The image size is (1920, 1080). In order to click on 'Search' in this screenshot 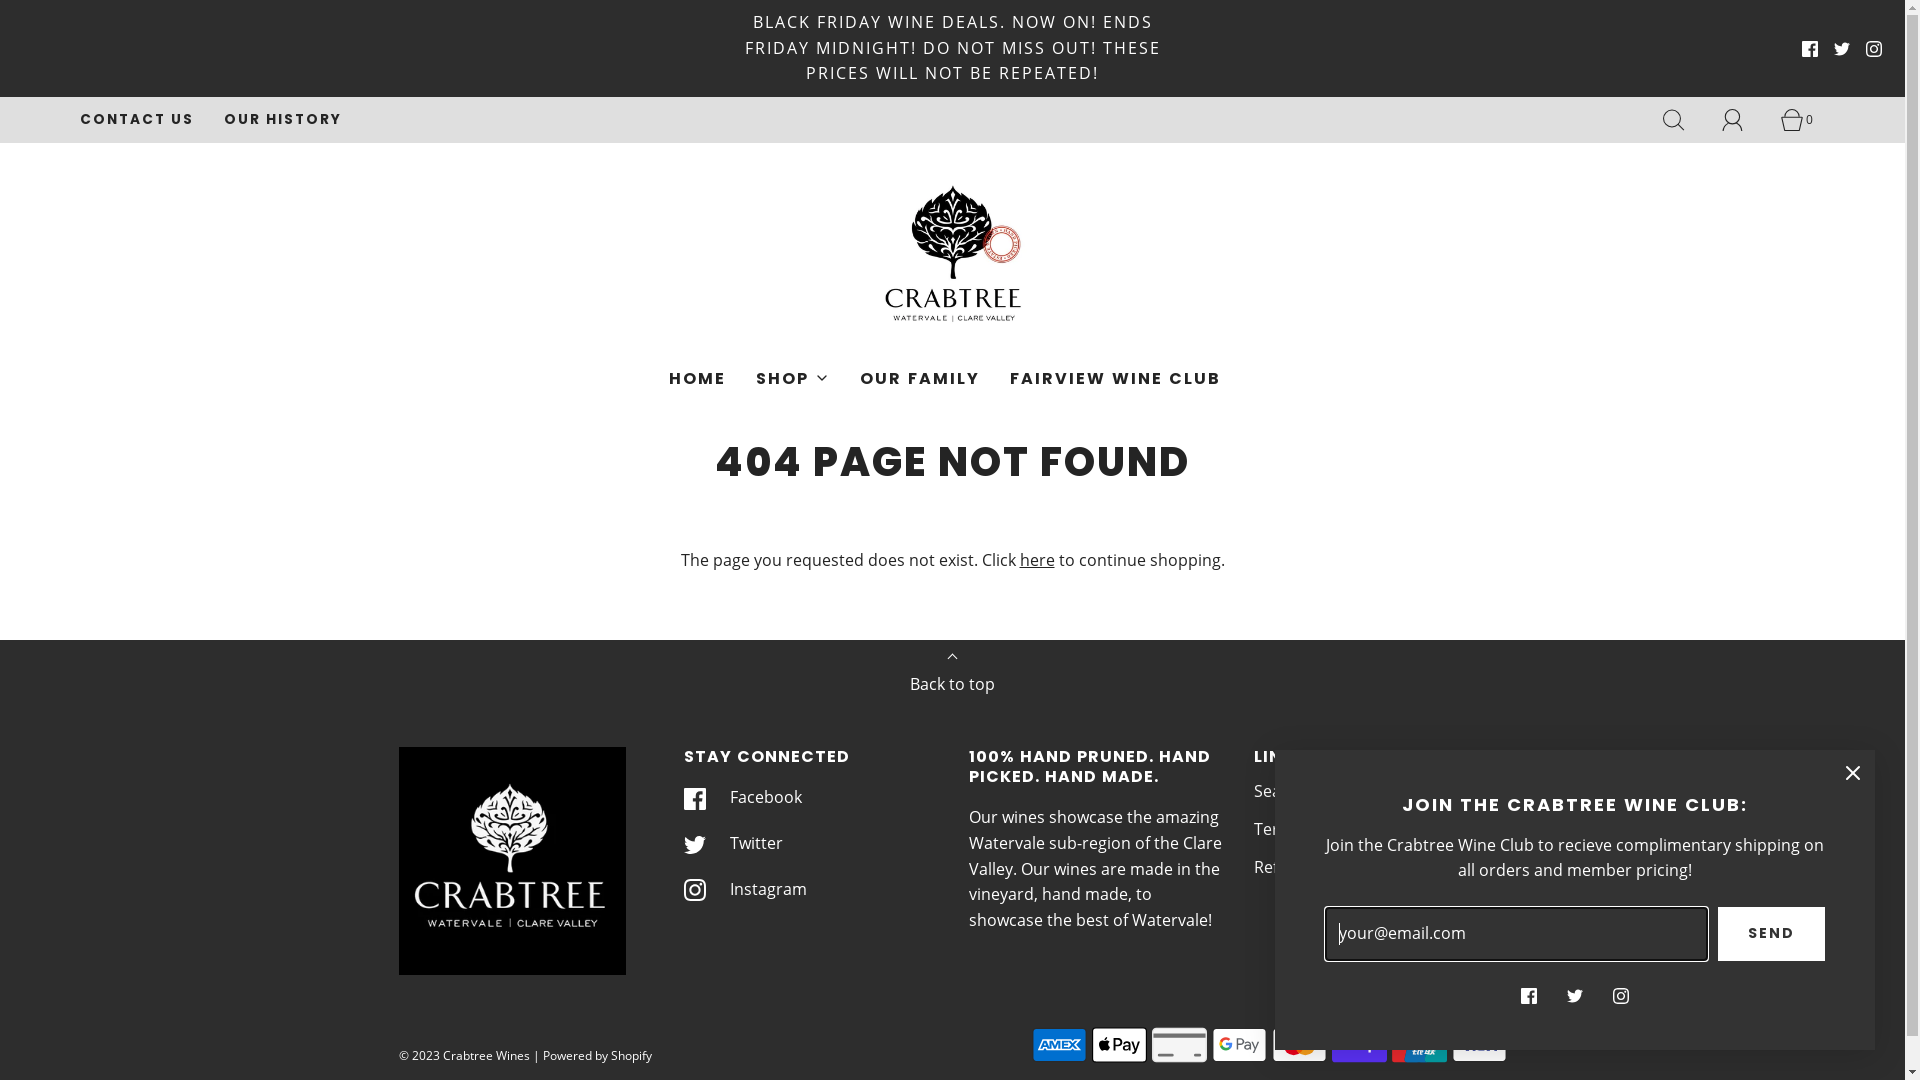, I will do `click(1280, 790)`.